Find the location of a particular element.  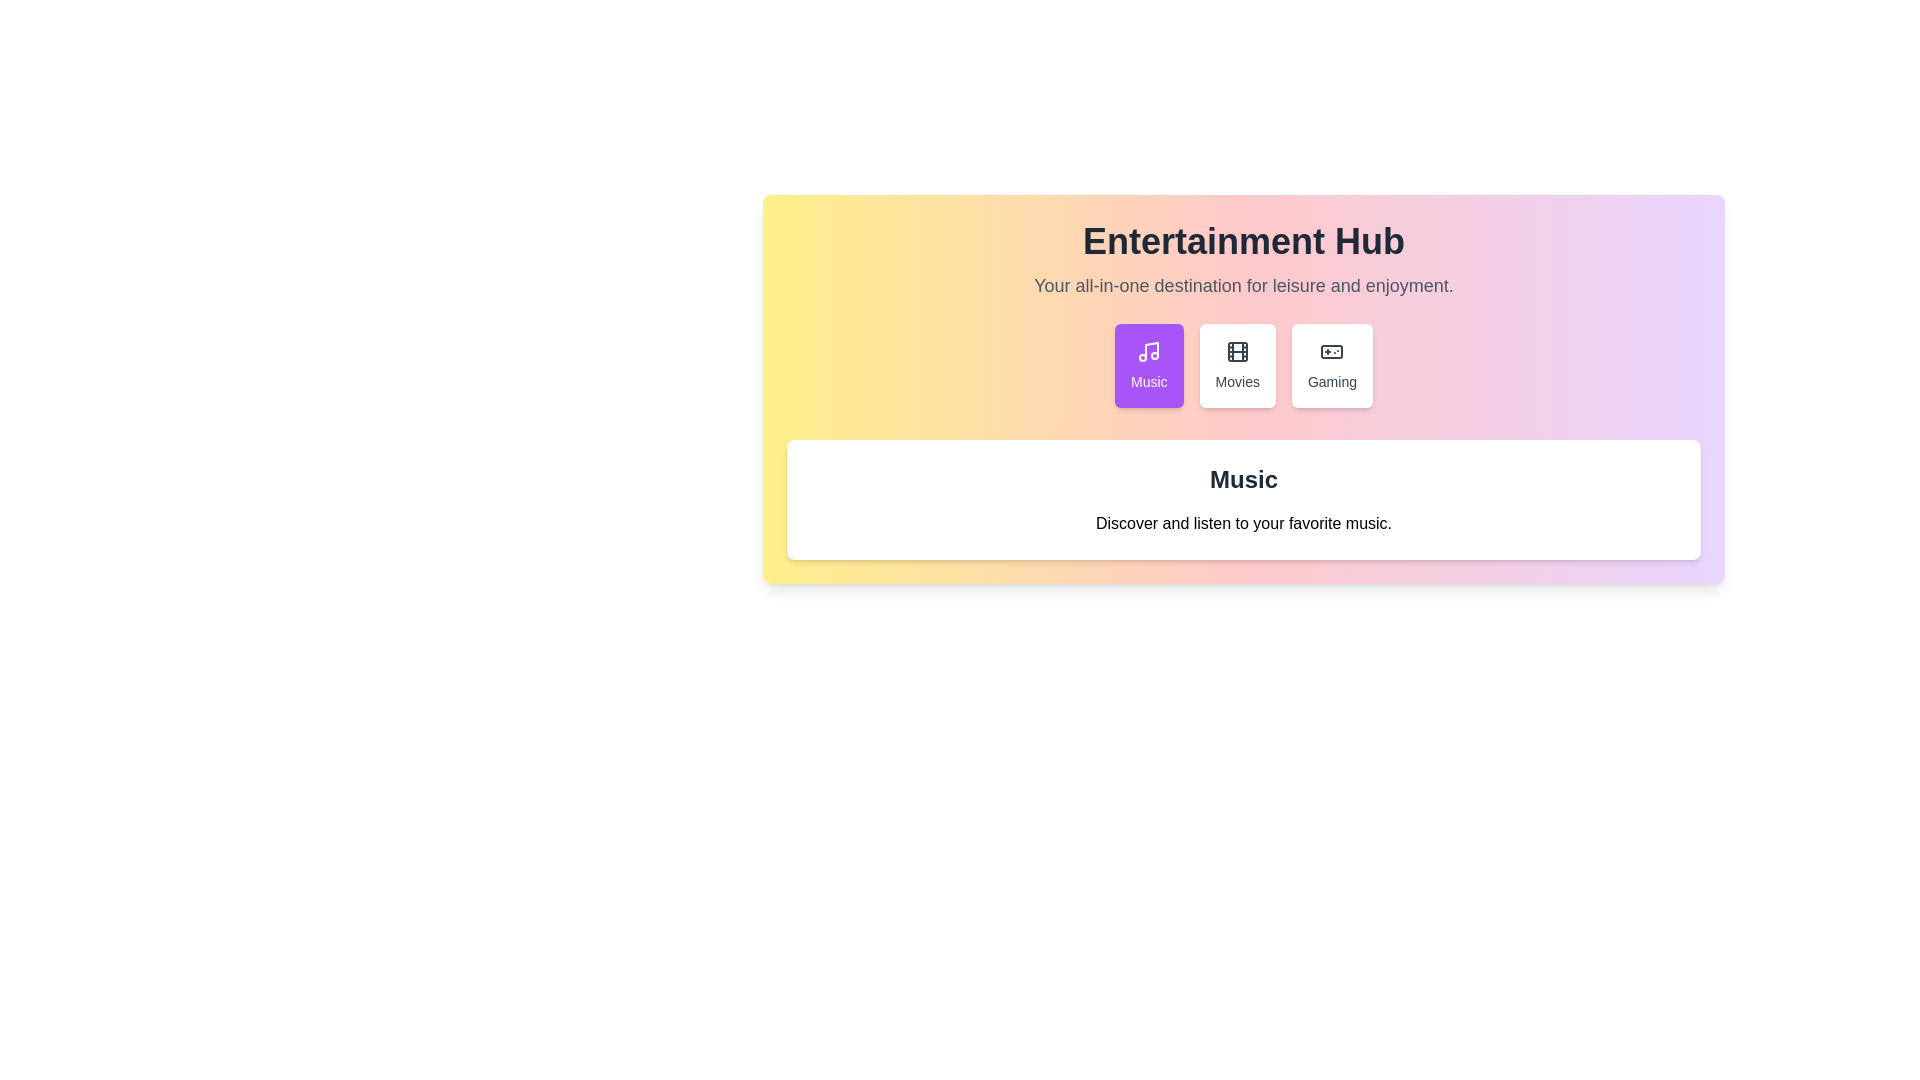

the 'Movies' category card in the entertainment hub is located at coordinates (1236, 366).